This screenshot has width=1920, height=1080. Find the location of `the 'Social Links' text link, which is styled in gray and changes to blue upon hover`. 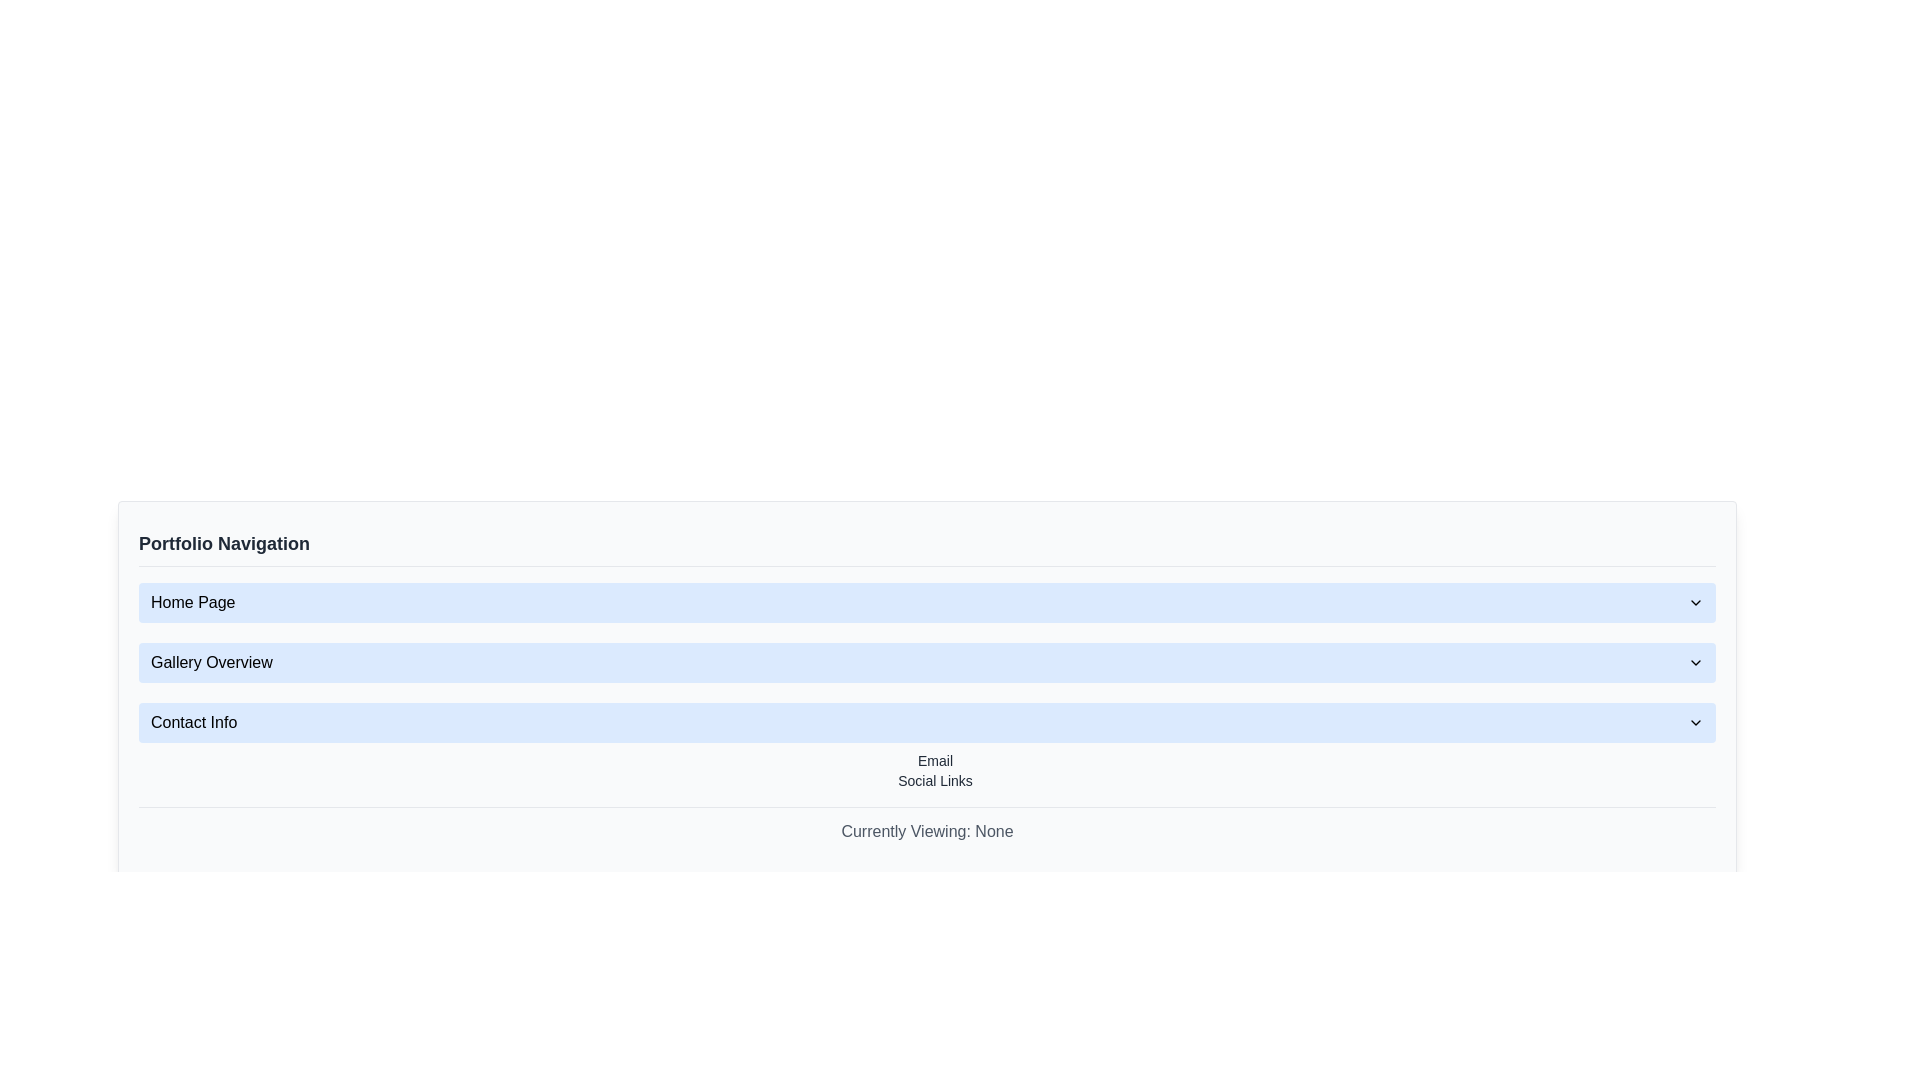

the 'Social Links' text link, which is styled in gray and changes to blue upon hover is located at coordinates (934, 779).